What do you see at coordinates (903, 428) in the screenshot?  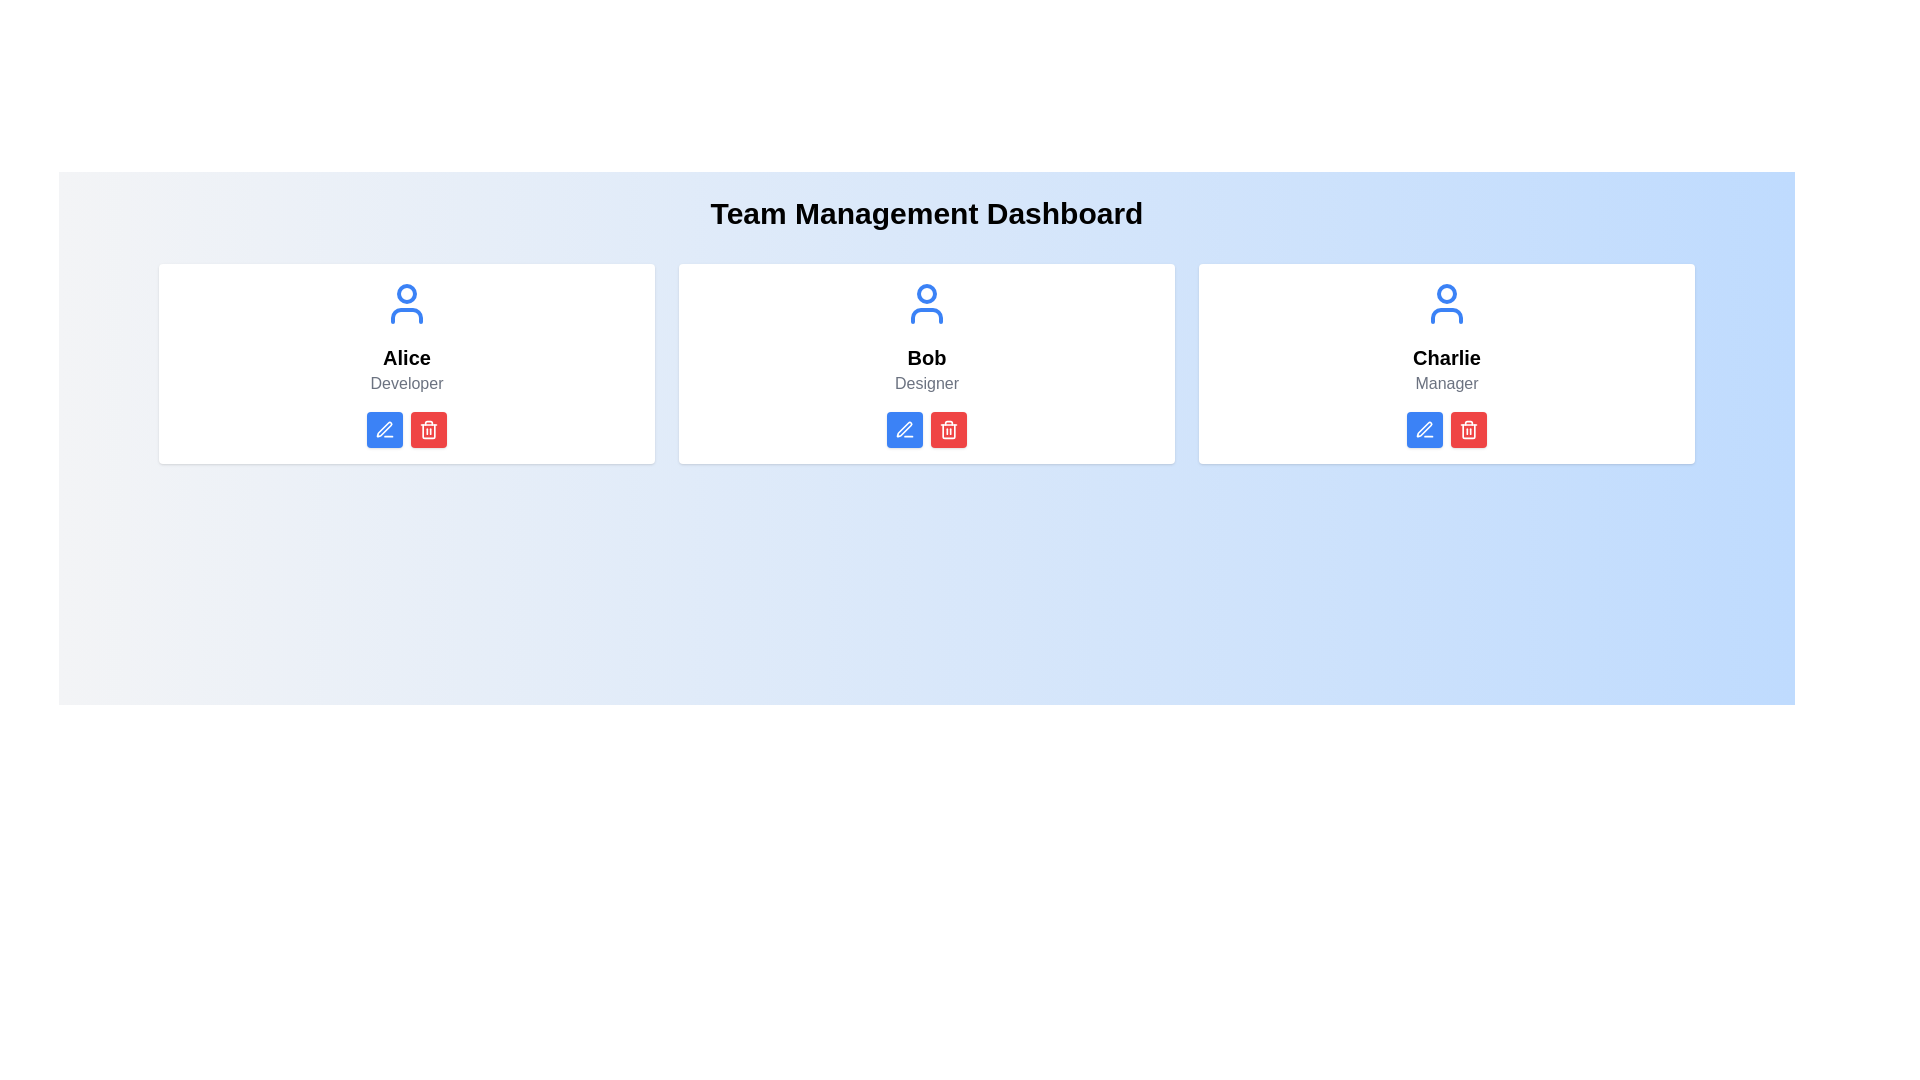 I see `the edit icon embedded in the button for the user card of 'Bob' (Designer) via tab navigation` at bounding box center [903, 428].